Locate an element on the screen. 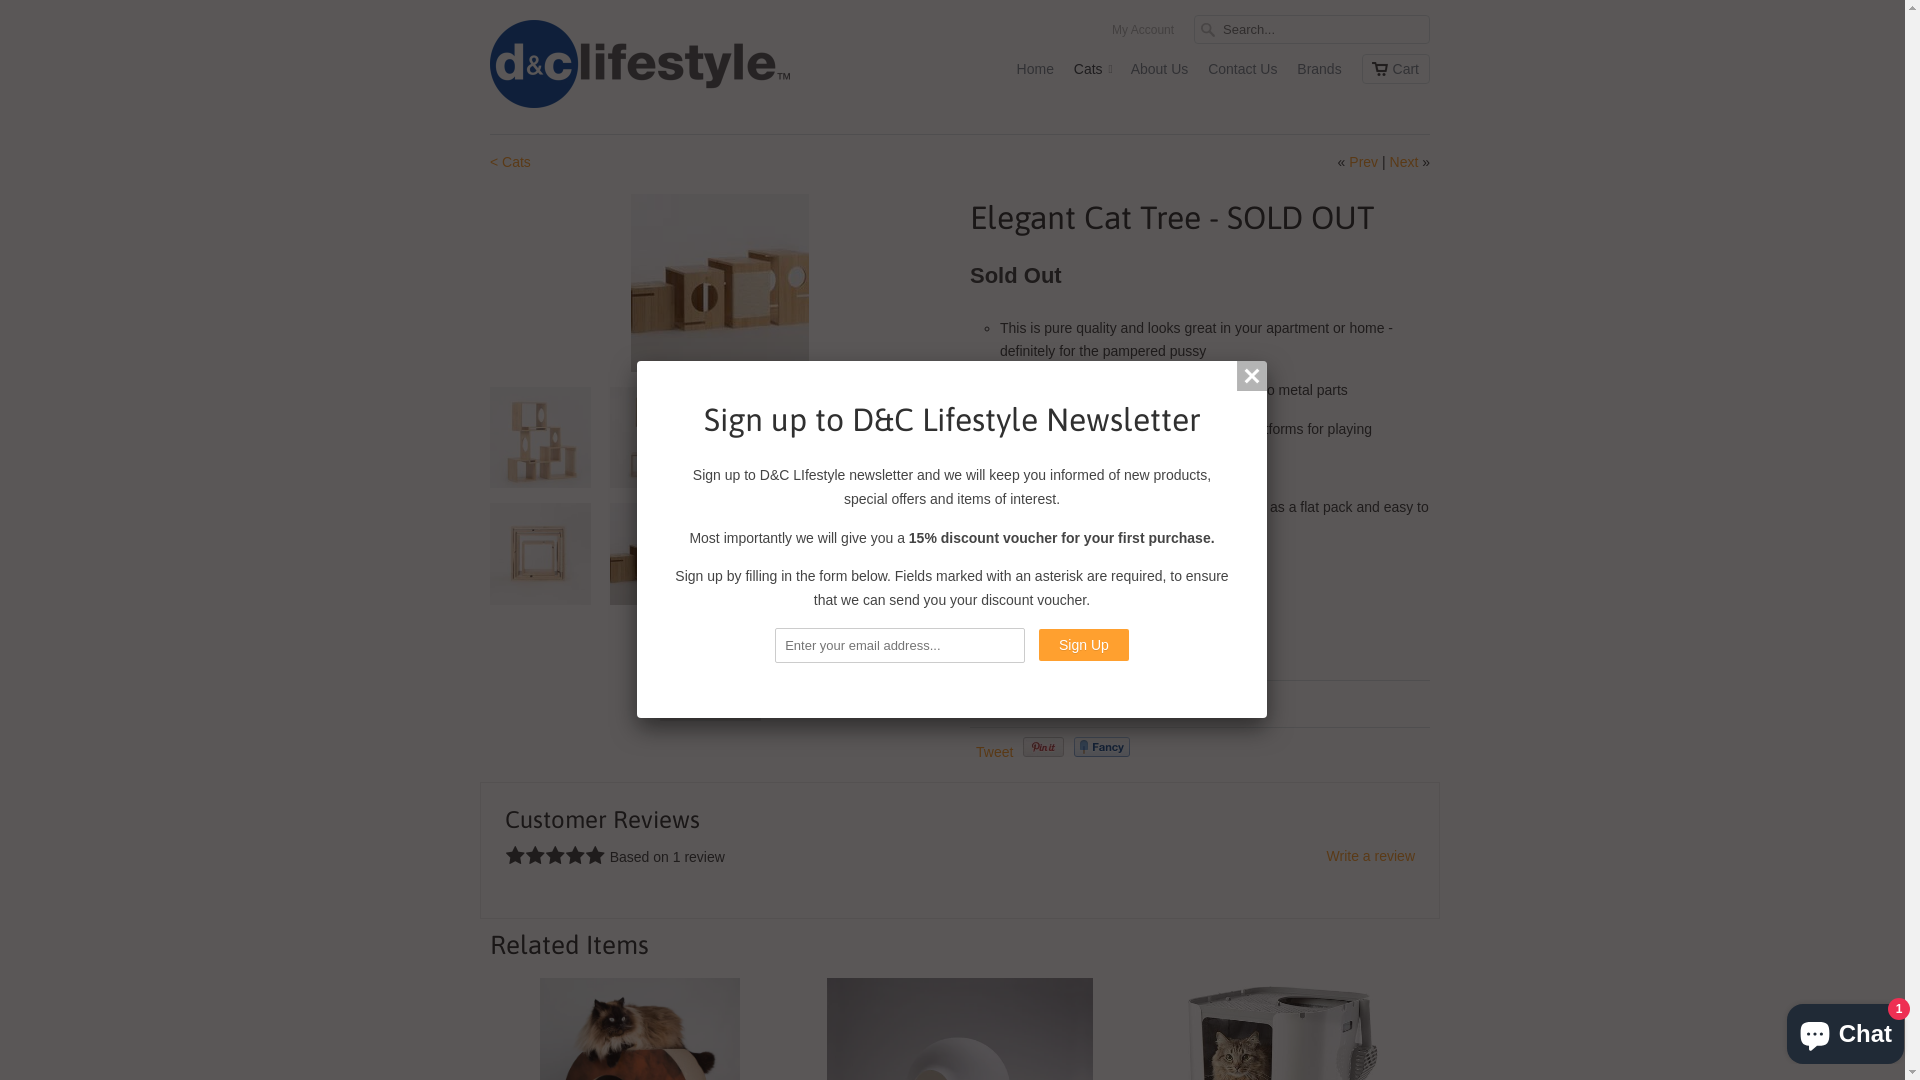 This screenshot has width=1920, height=1080. 'Contact Us' is located at coordinates (1241, 72).